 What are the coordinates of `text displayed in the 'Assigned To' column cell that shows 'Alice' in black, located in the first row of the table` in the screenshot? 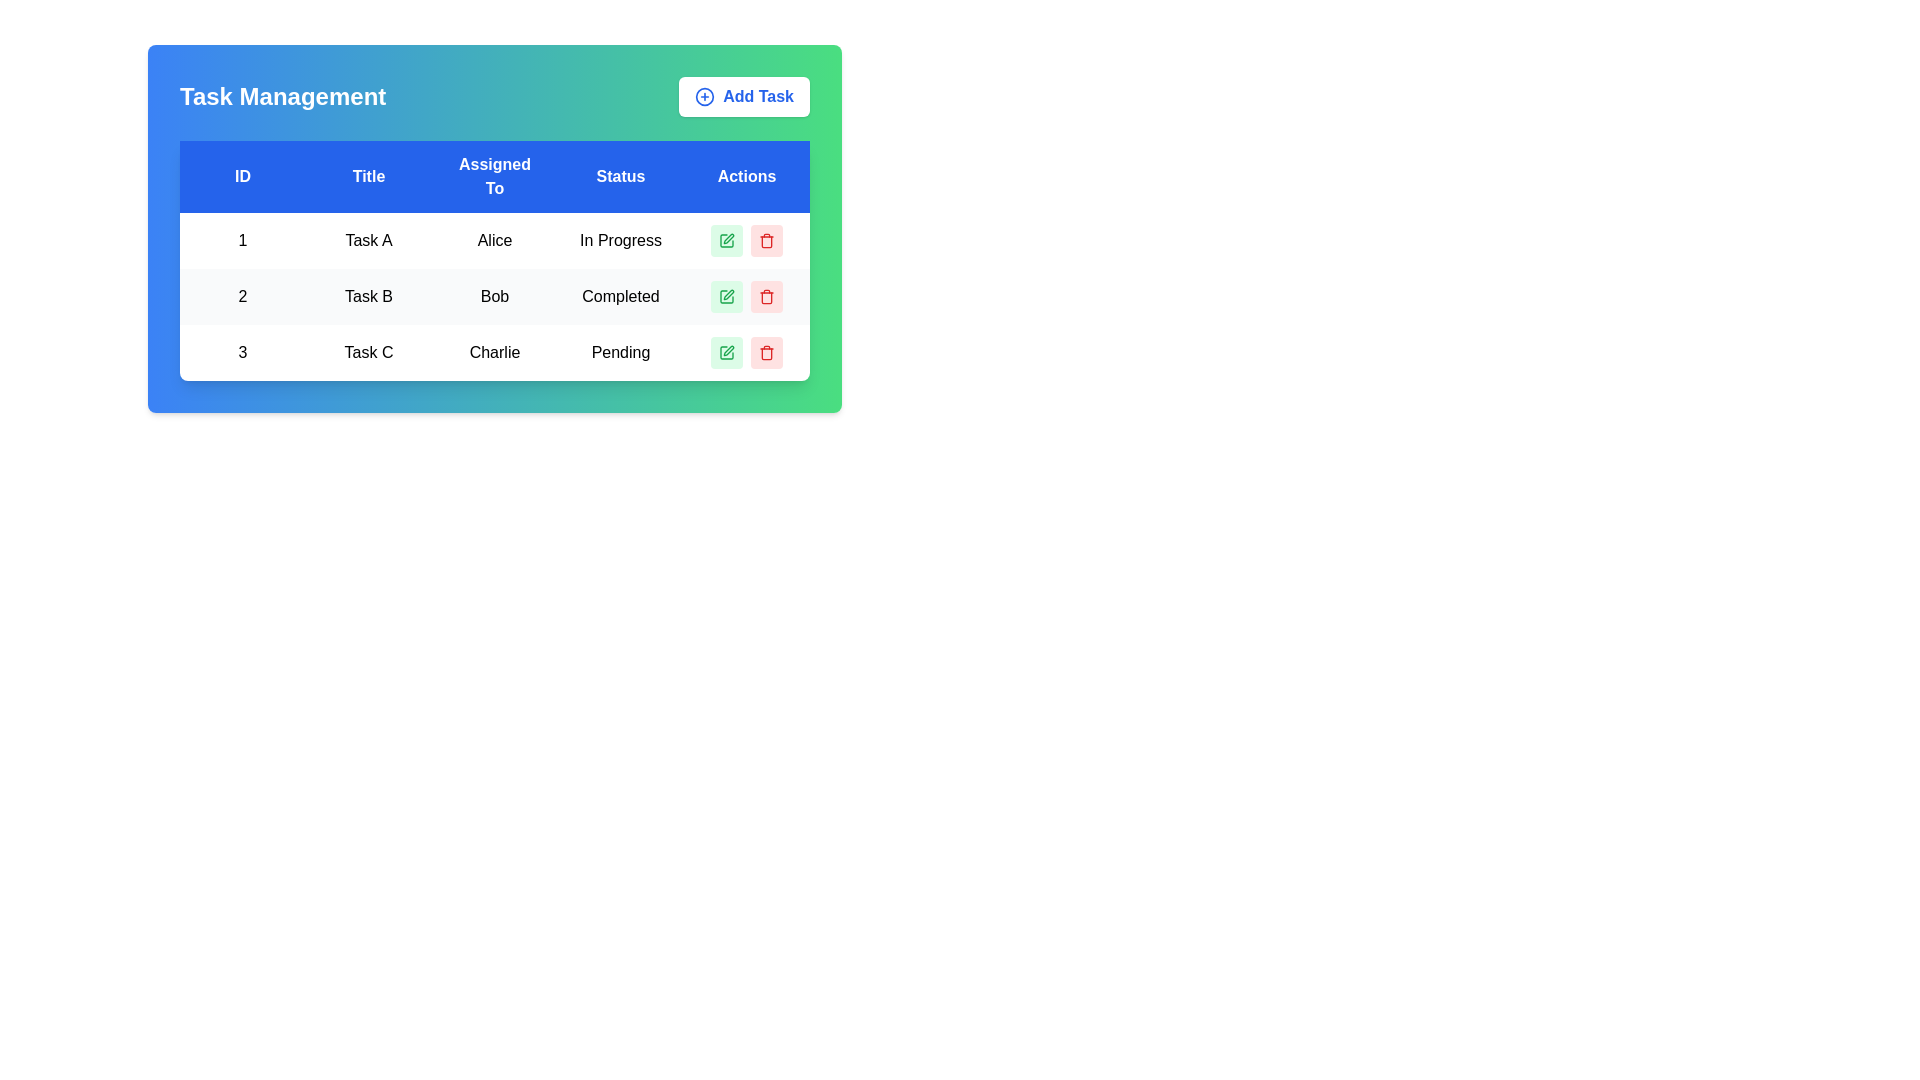 It's located at (494, 239).